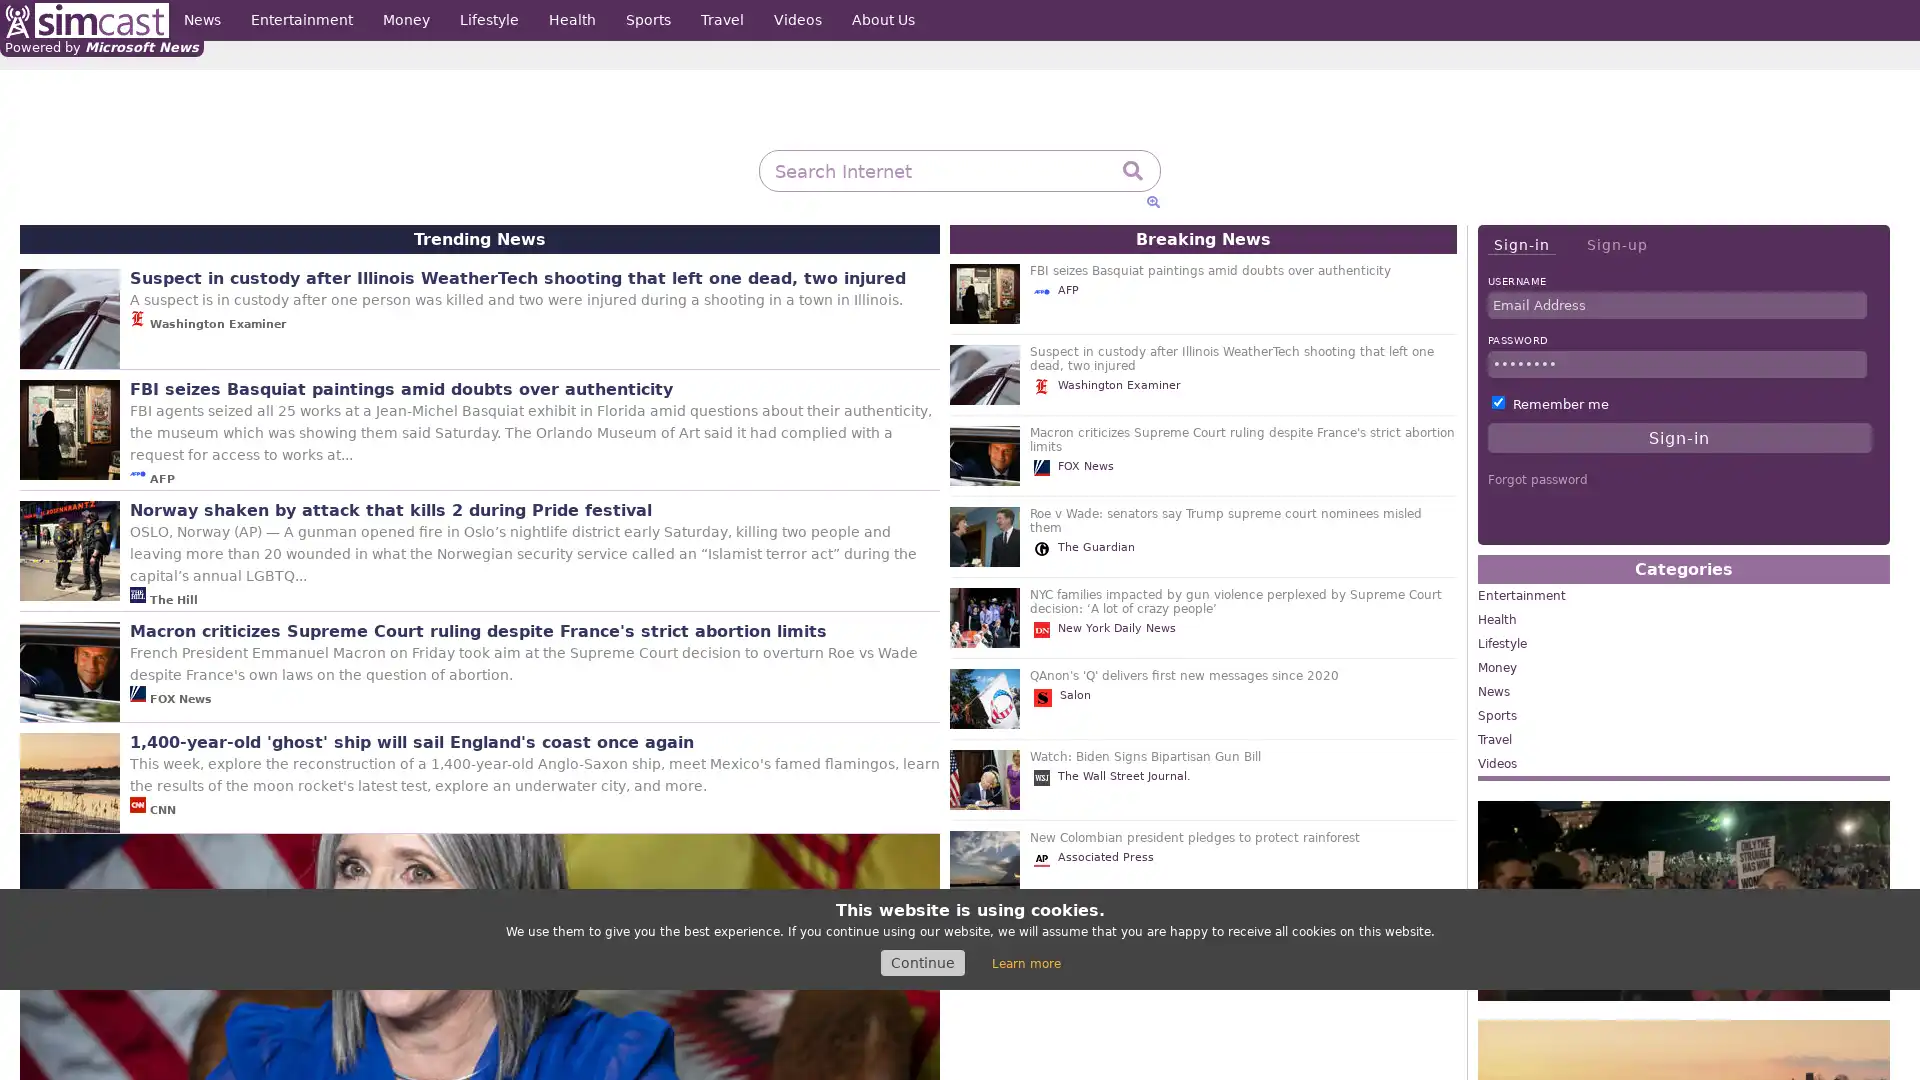 The width and height of the screenshot is (1920, 1080). I want to click on Sign-up, so click(1616, 244).